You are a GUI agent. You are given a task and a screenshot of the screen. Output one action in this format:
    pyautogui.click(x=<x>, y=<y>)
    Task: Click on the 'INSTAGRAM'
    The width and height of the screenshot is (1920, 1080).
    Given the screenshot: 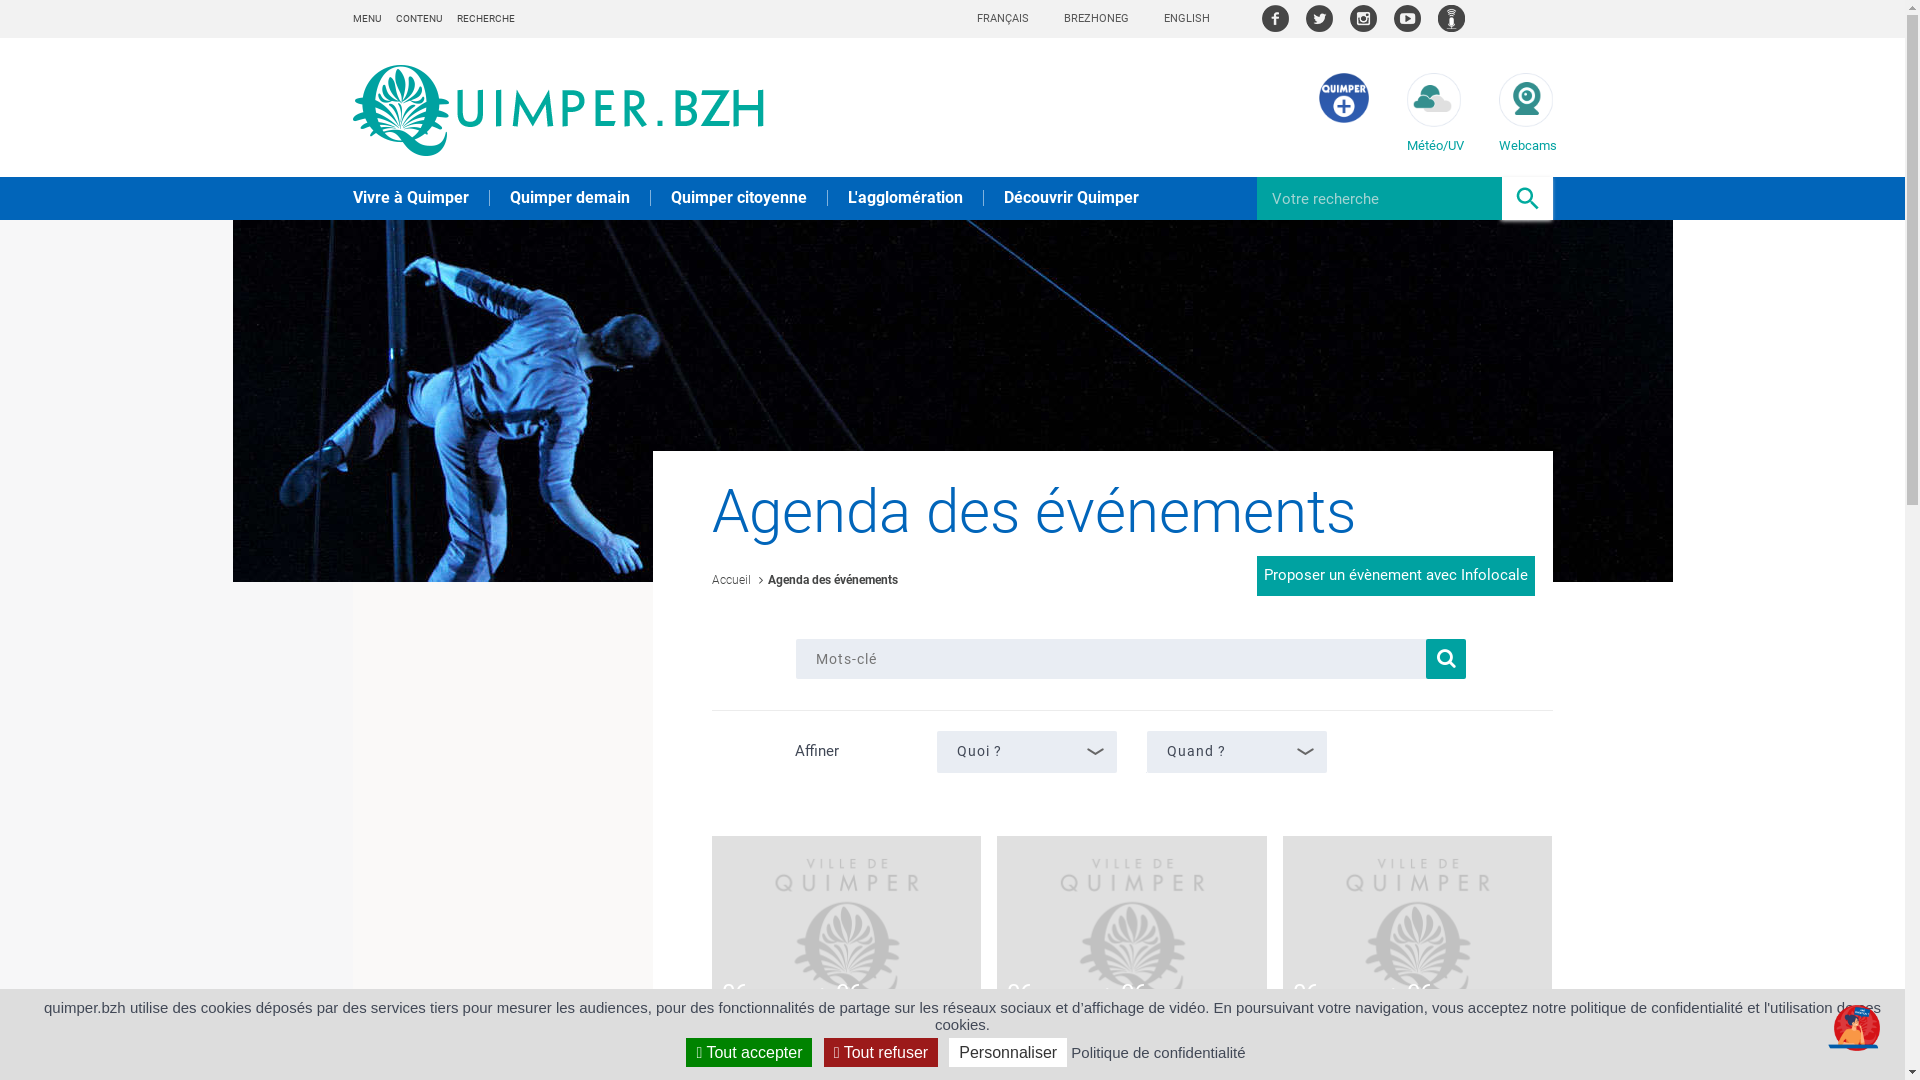 What is the action you would take?
    pyautogui.click(x=1362, y=18)
    